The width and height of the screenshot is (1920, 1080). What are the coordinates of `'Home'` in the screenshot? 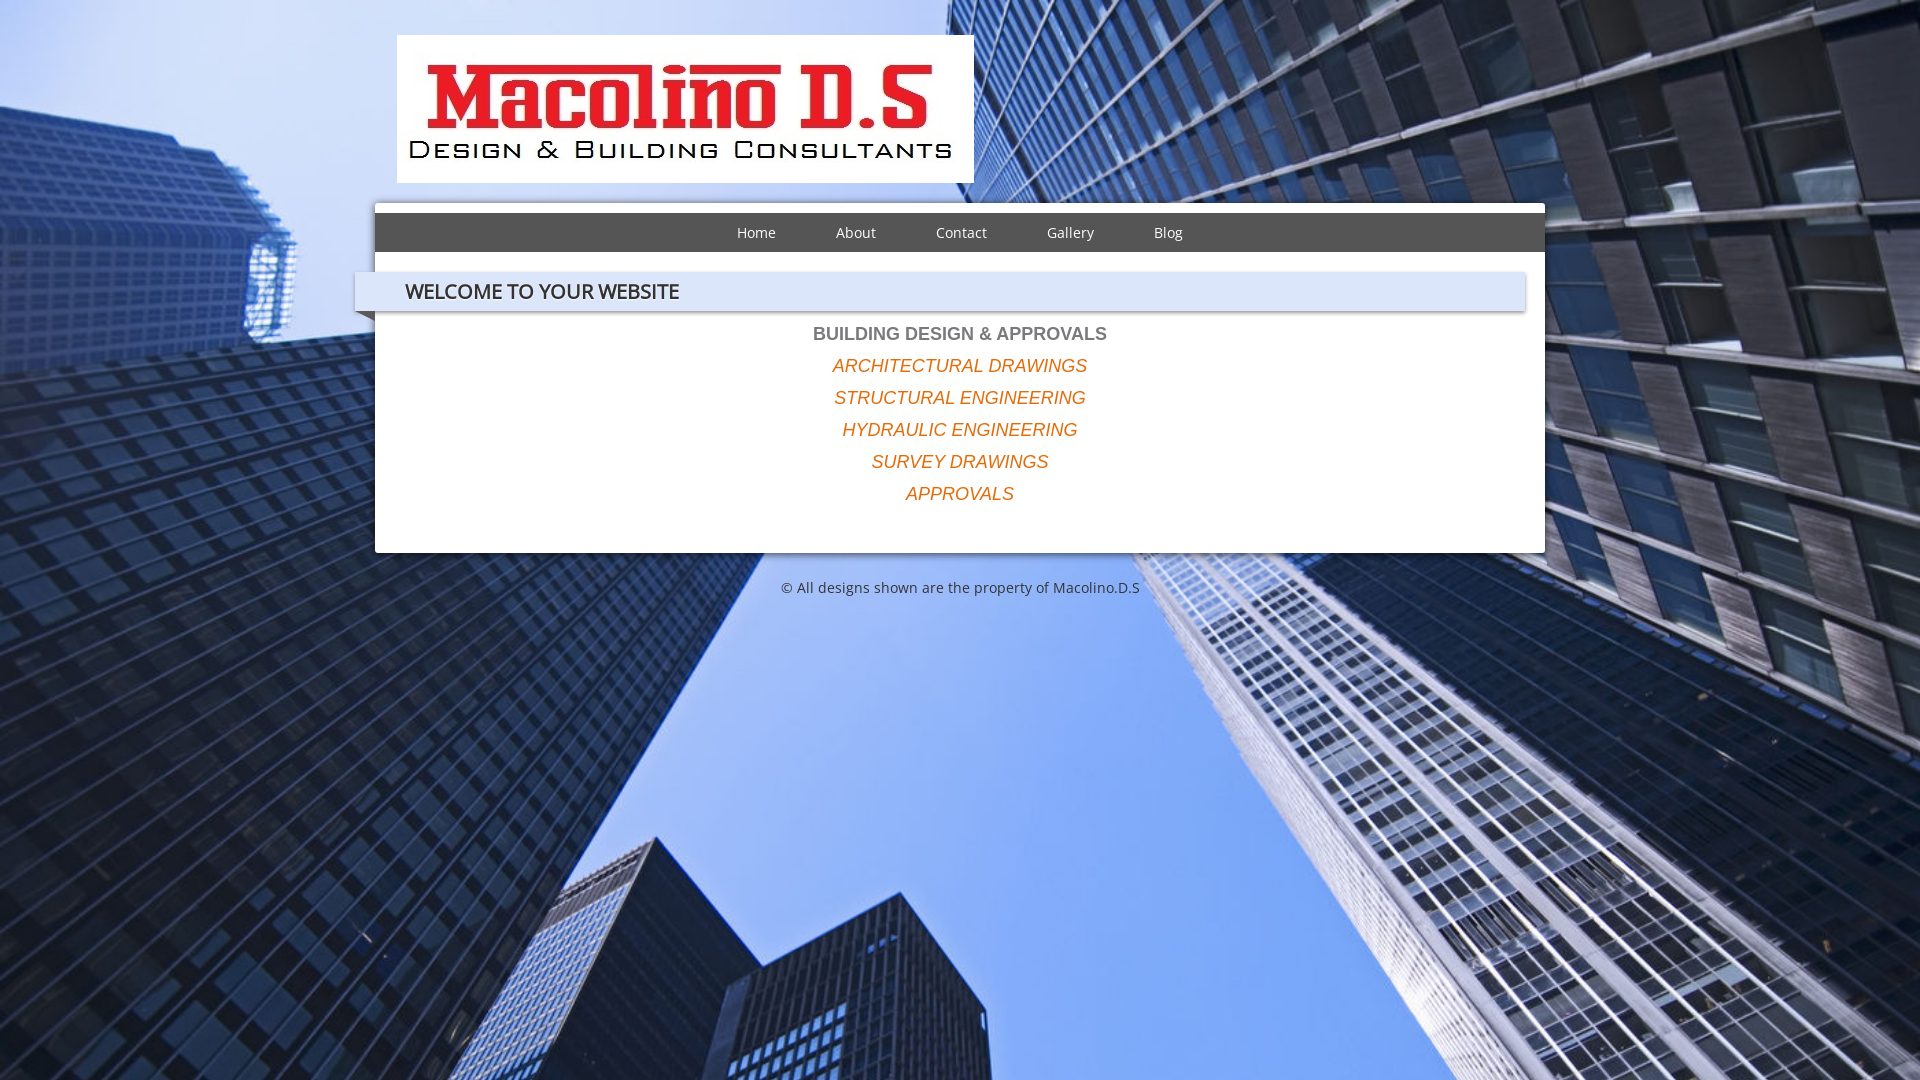 It's located at (755, 231).